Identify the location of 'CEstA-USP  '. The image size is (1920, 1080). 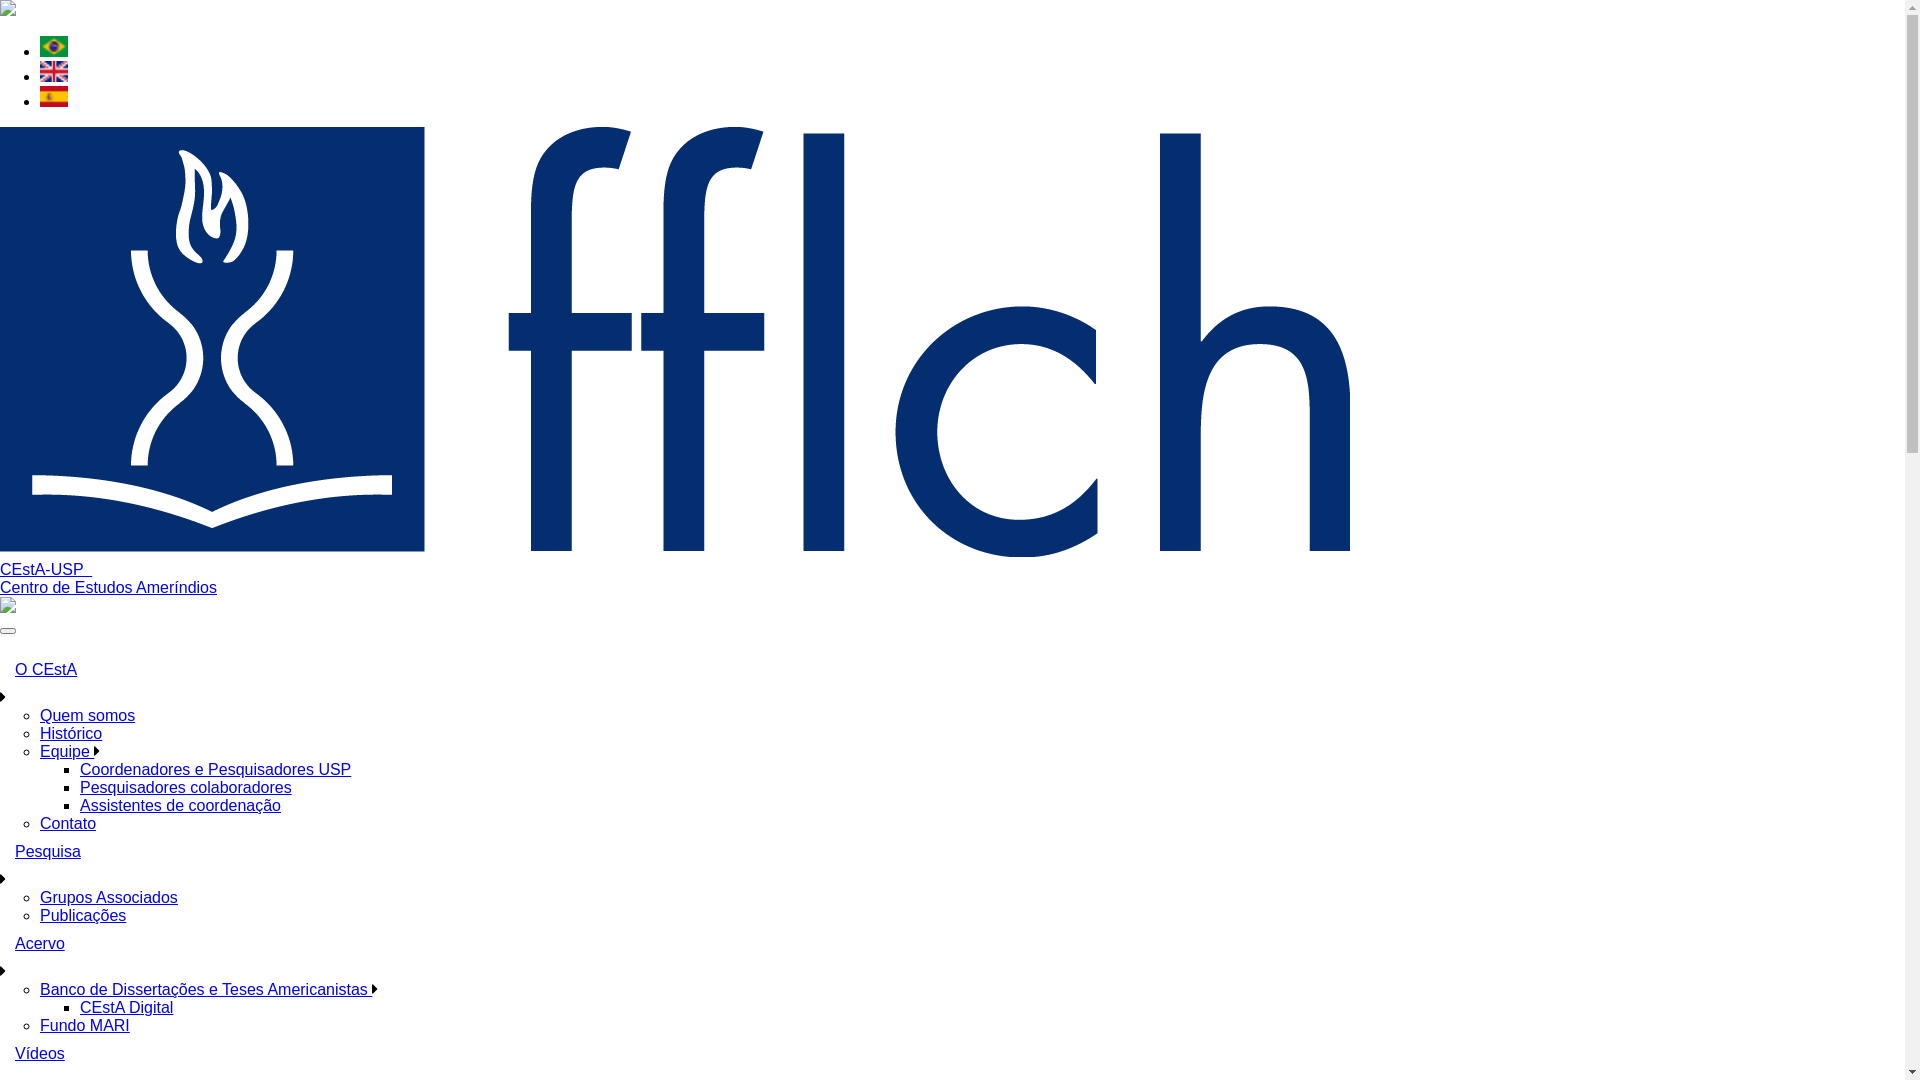
(46, 569).